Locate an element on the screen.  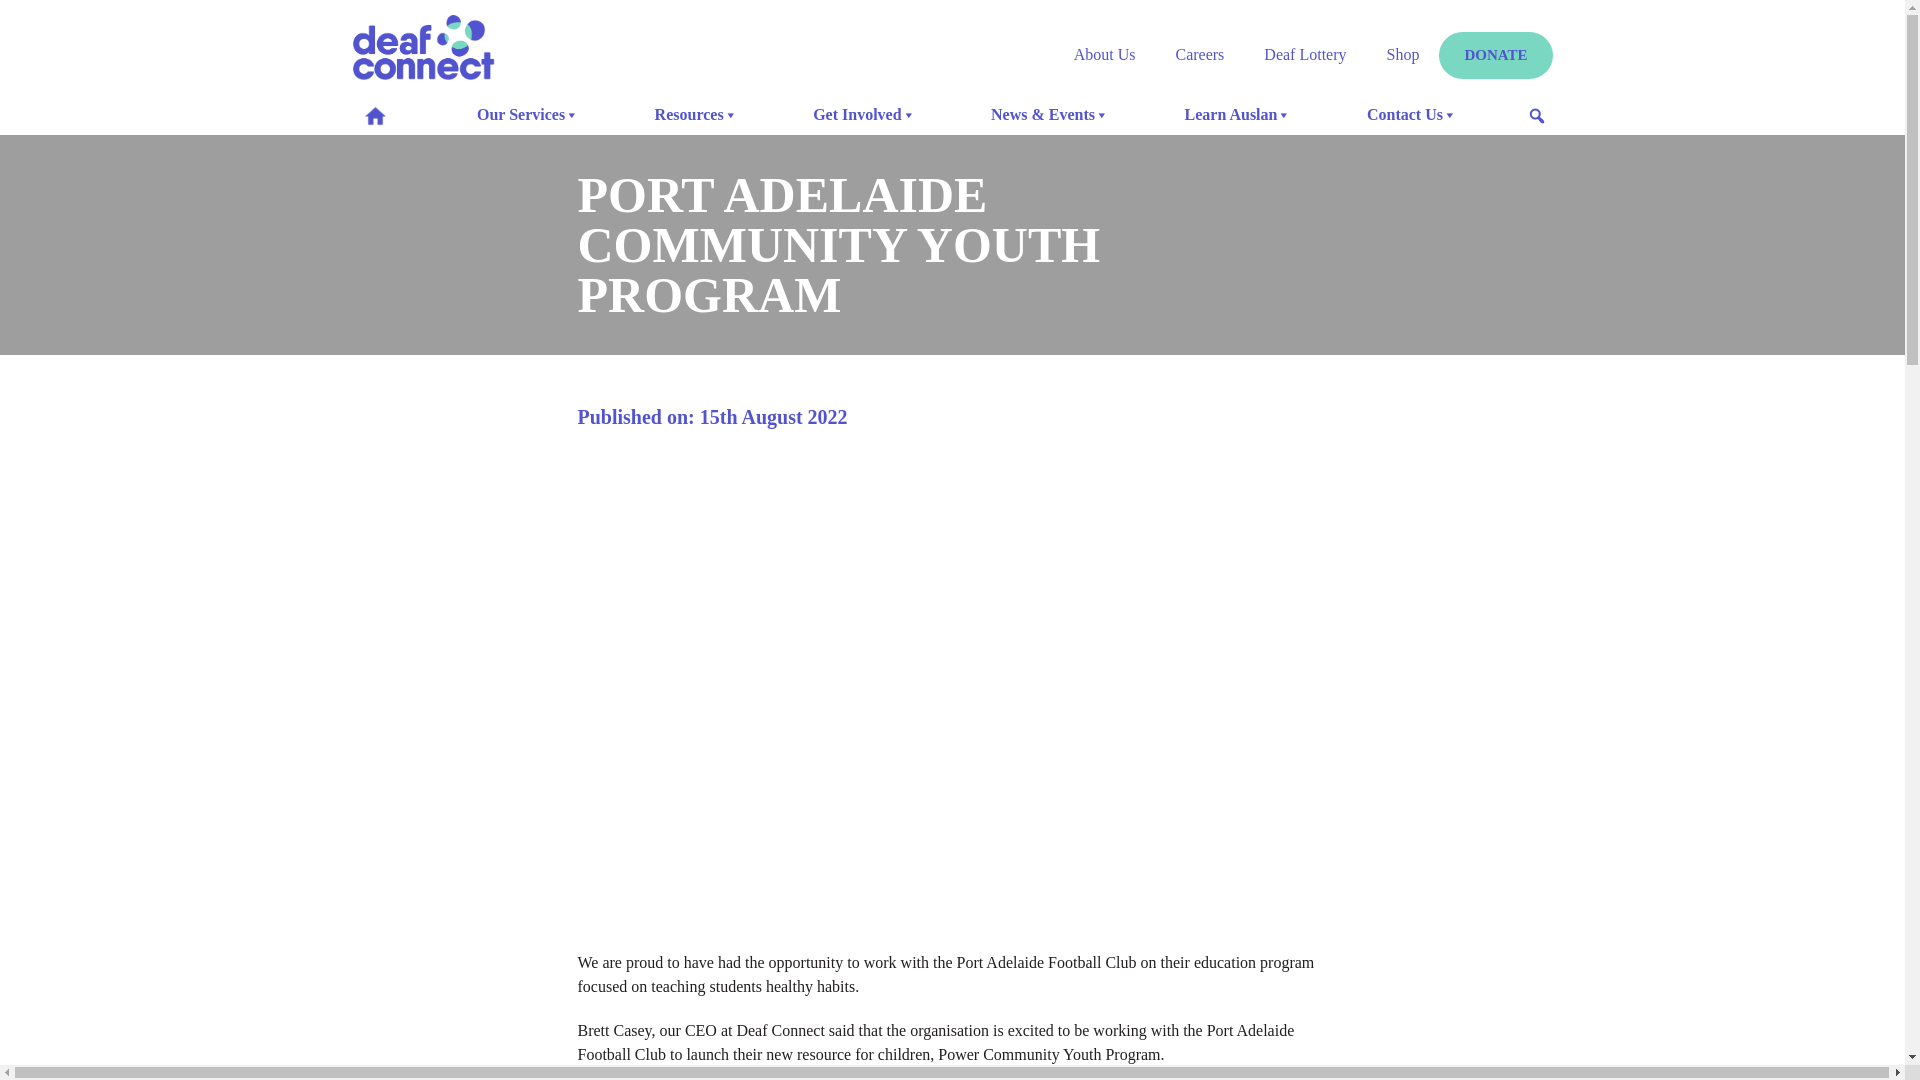
'News & Events' is located at coordinates (980, 115).